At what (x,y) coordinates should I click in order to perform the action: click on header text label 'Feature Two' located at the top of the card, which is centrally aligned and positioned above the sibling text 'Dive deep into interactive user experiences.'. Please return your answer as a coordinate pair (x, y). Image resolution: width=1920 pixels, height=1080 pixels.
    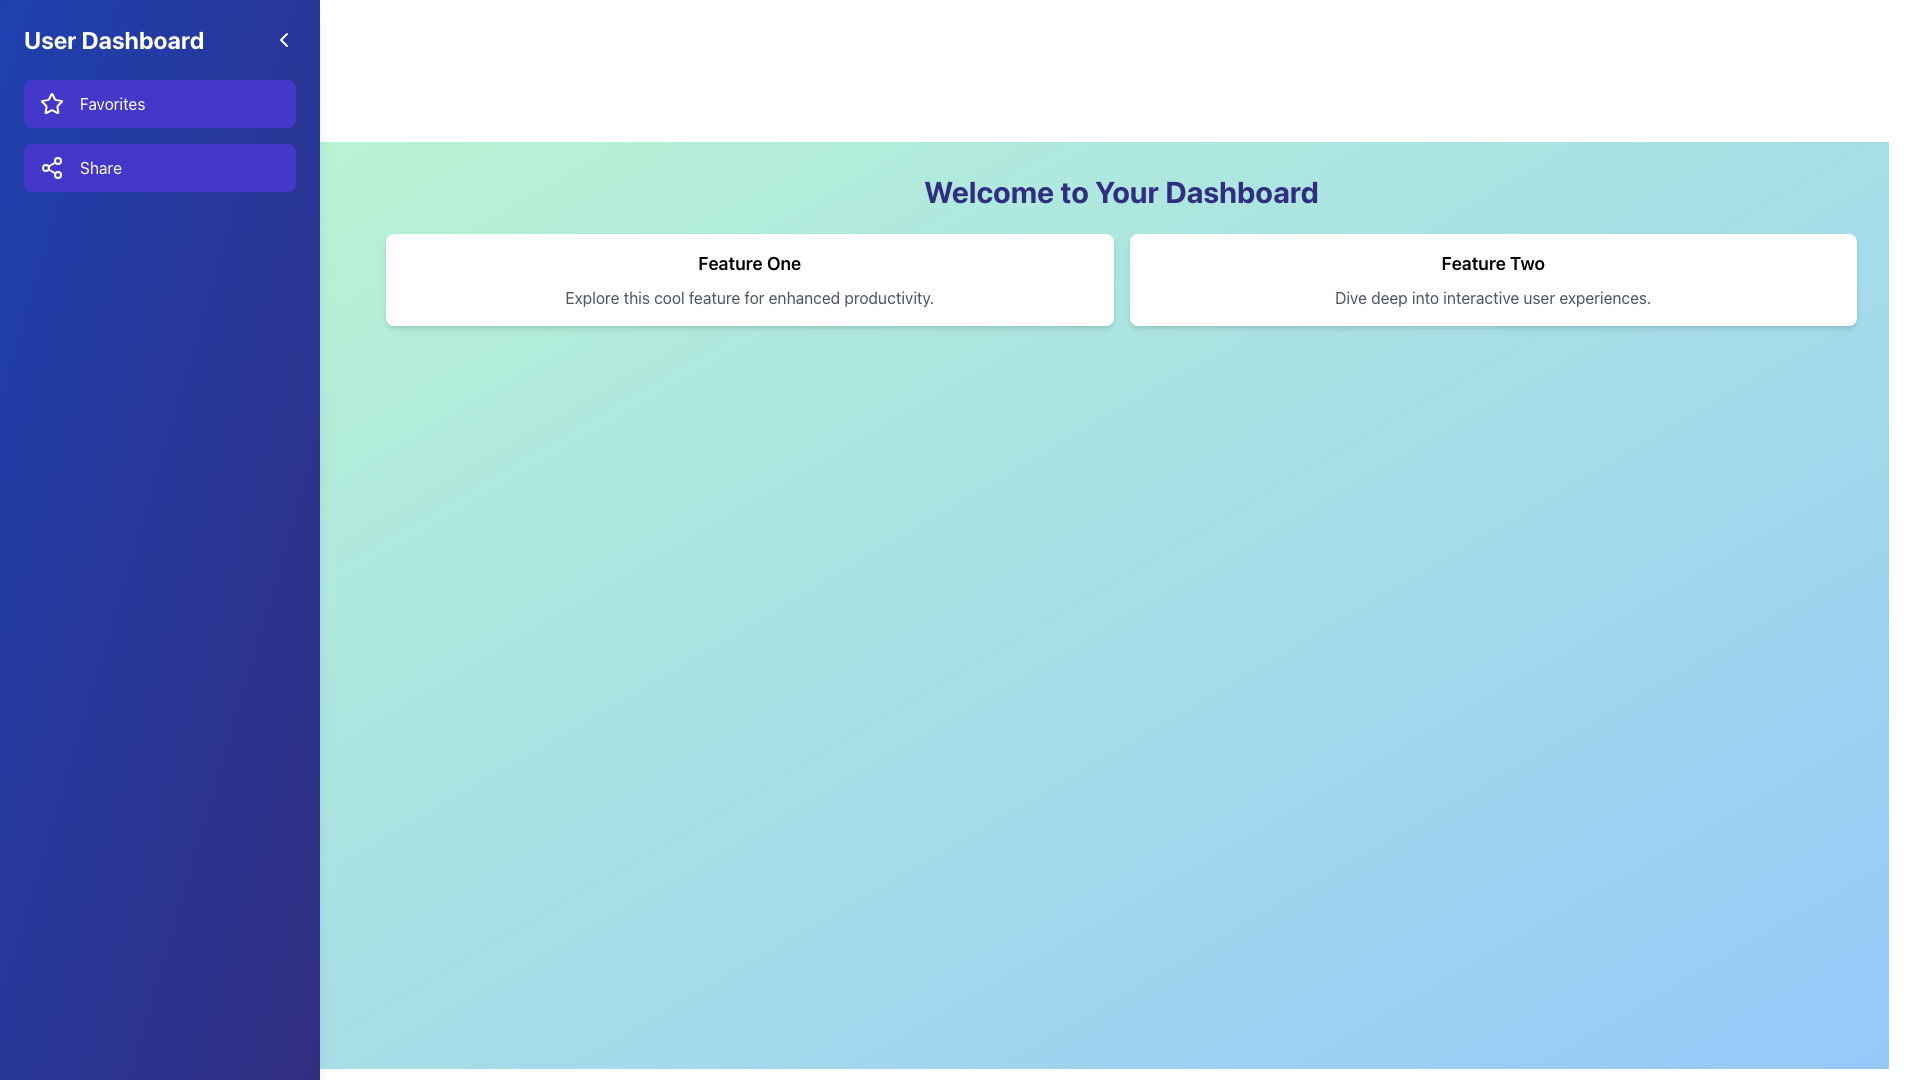
    Looking at the image, I should click on (1493, 262).